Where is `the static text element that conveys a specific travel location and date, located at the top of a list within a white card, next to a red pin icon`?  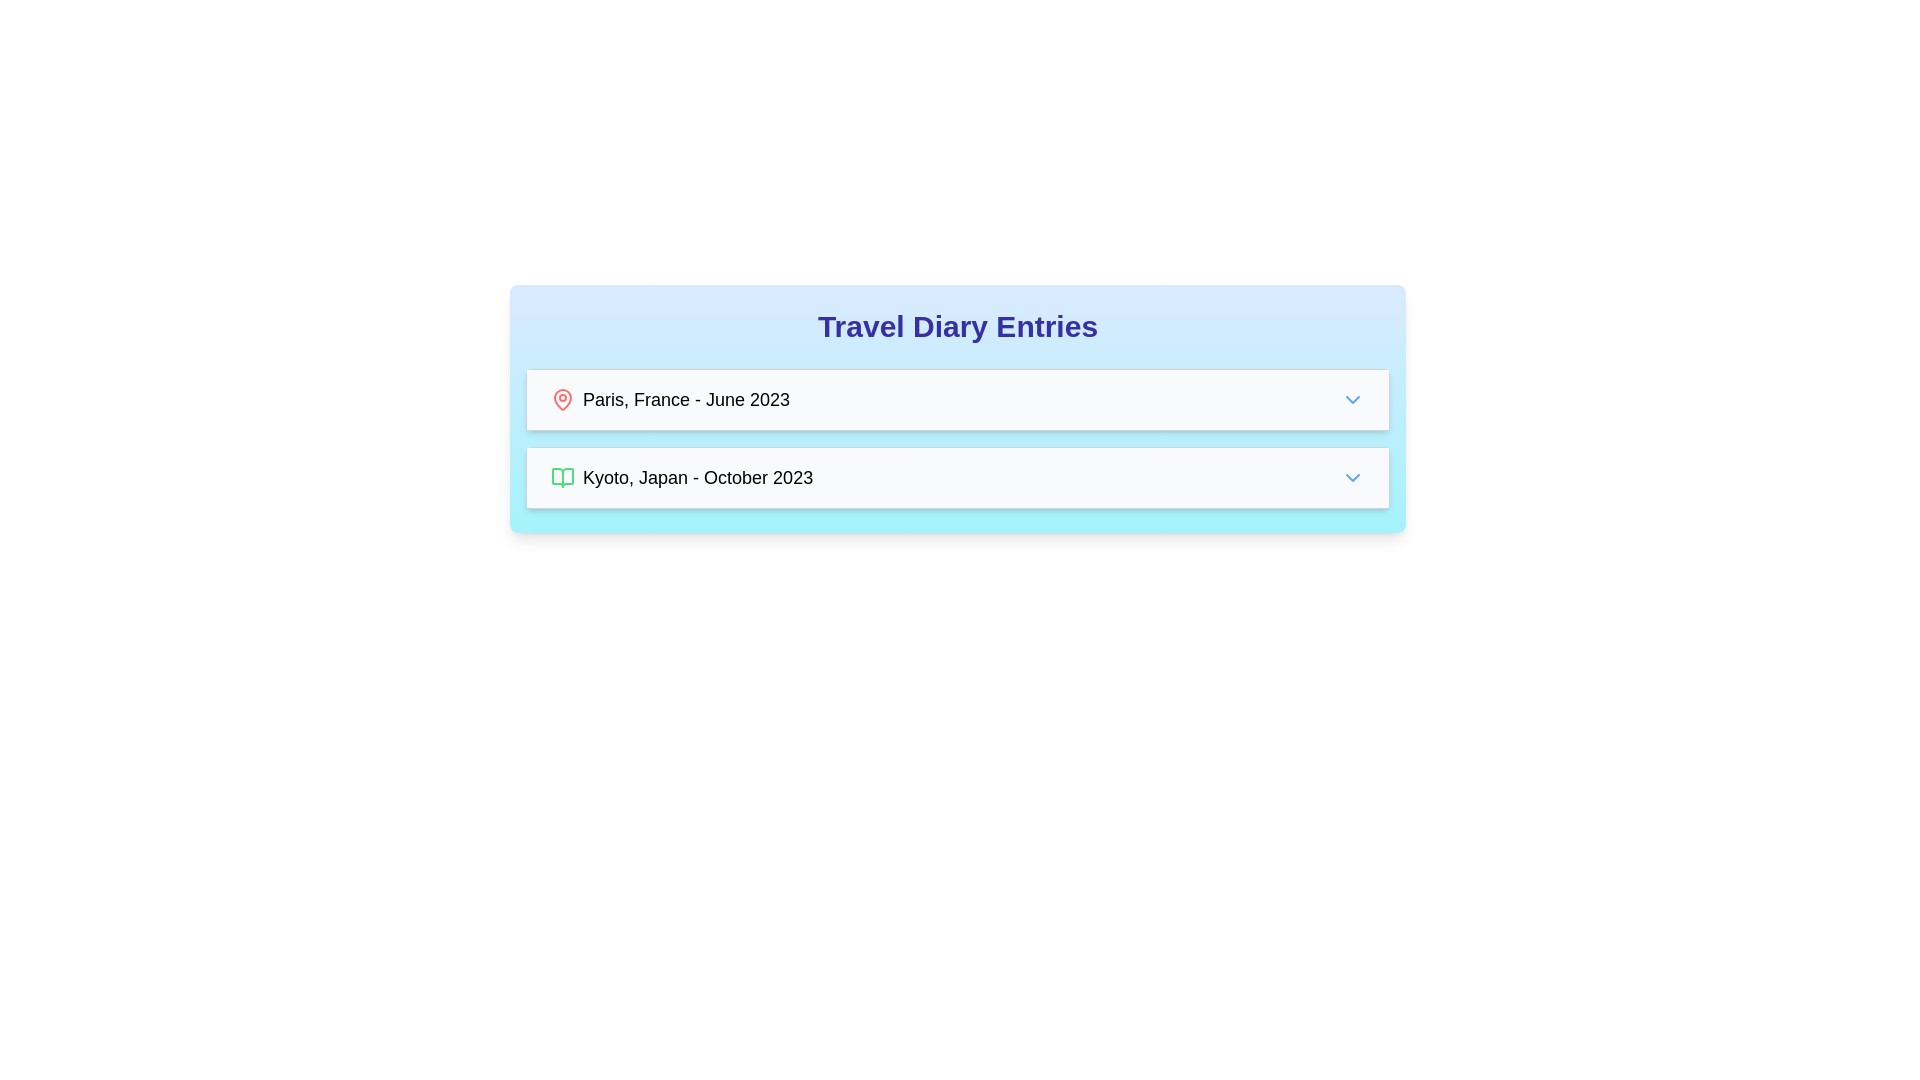
the static text element that conveys a specific travel location and date, located at the top of a list within a white card, next to a red pin icon is located at coordinates (686, 400).